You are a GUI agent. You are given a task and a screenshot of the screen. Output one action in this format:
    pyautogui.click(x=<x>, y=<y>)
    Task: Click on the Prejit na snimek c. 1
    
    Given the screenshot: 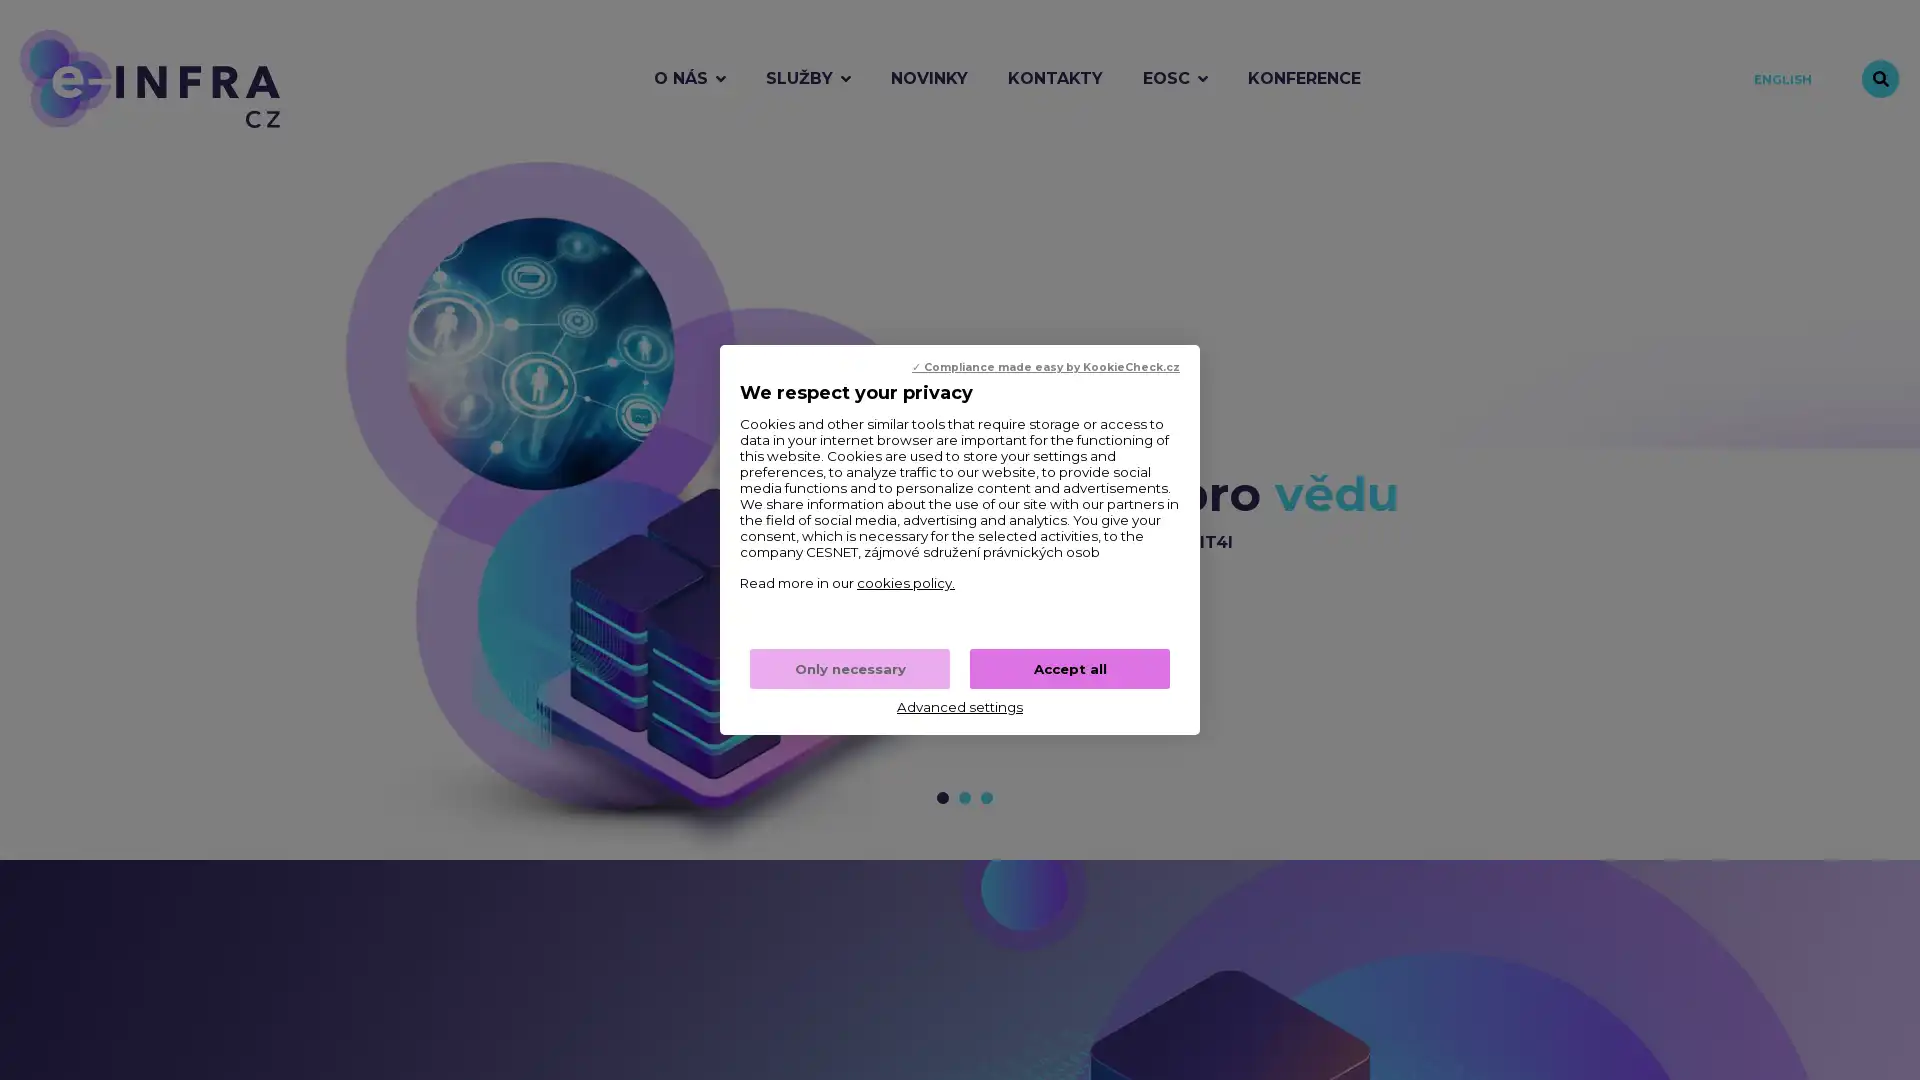 What is the action you would take?
    pyautogui.click(x=941, y=797)
    